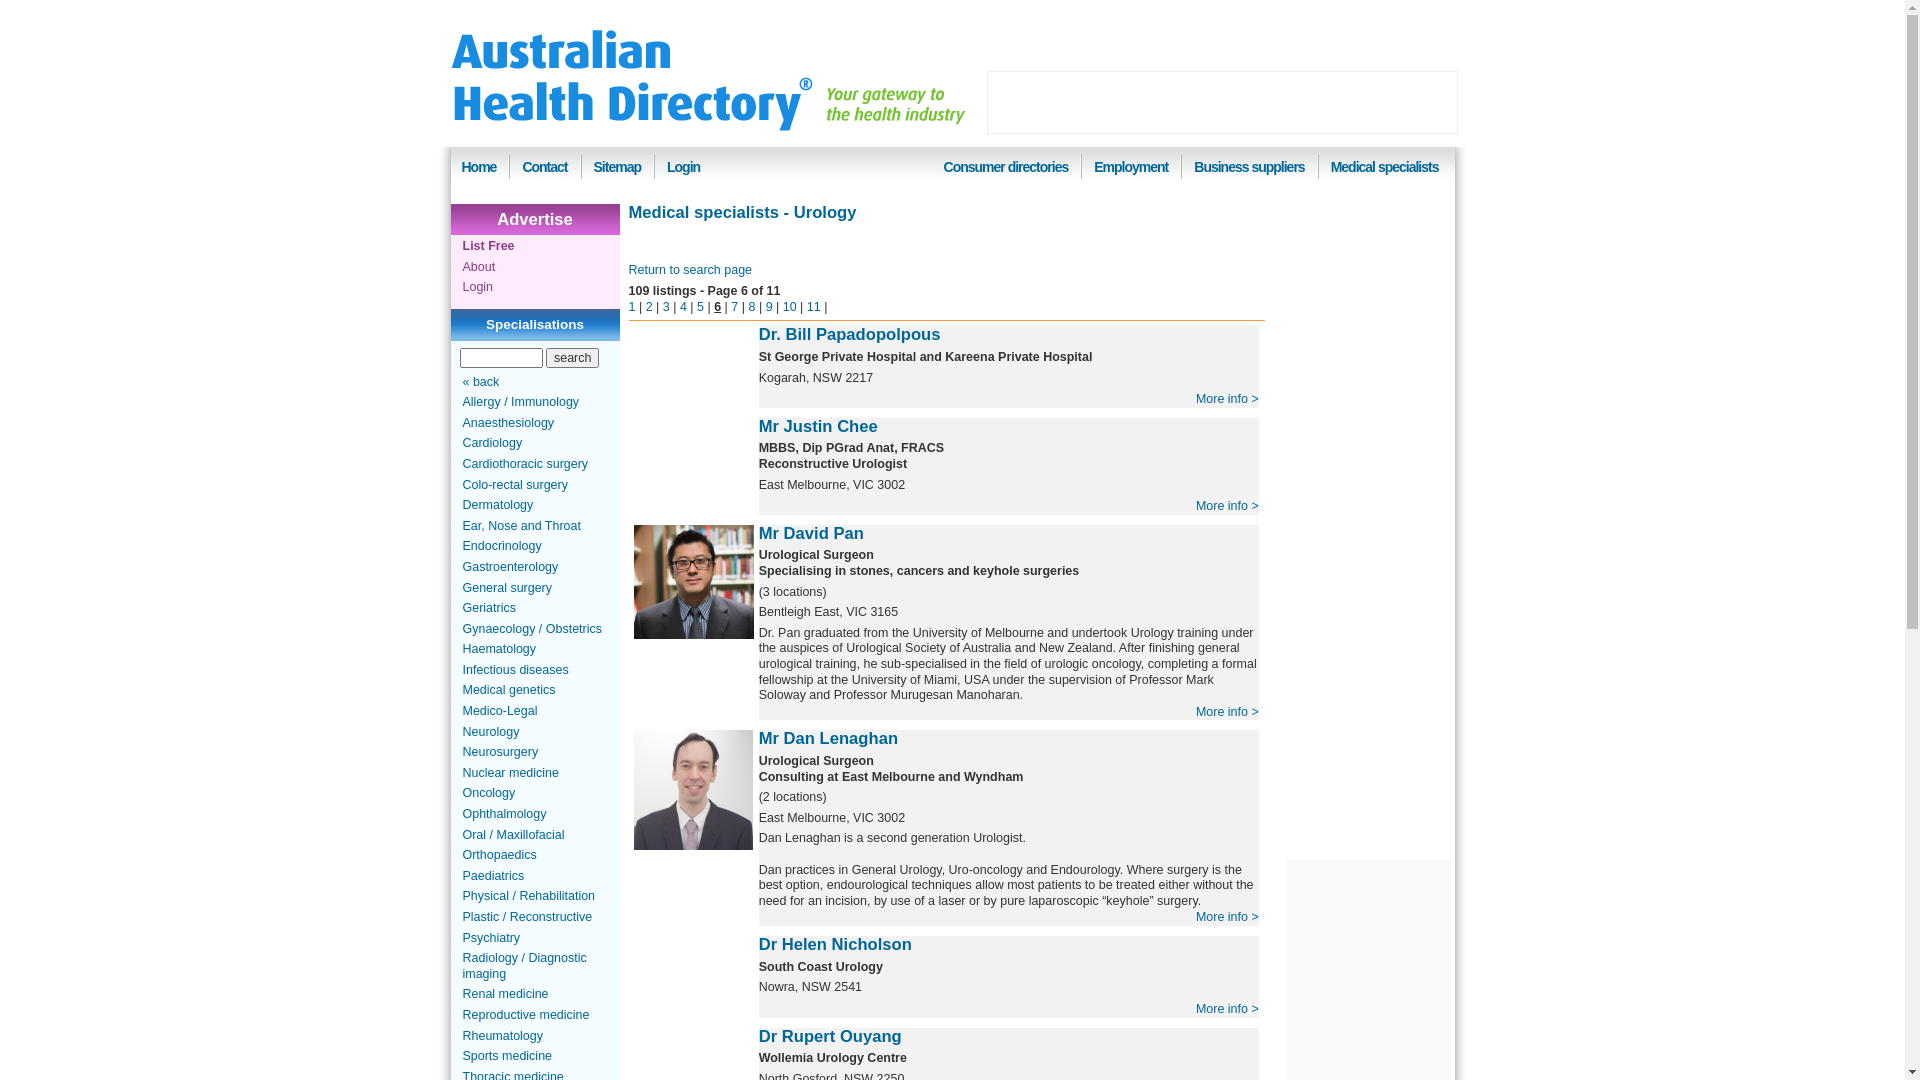  What do you see at coordinates (514, 670) in the screenshot?
I see `'Infectious diseases'` at bounding box center [514, 670].